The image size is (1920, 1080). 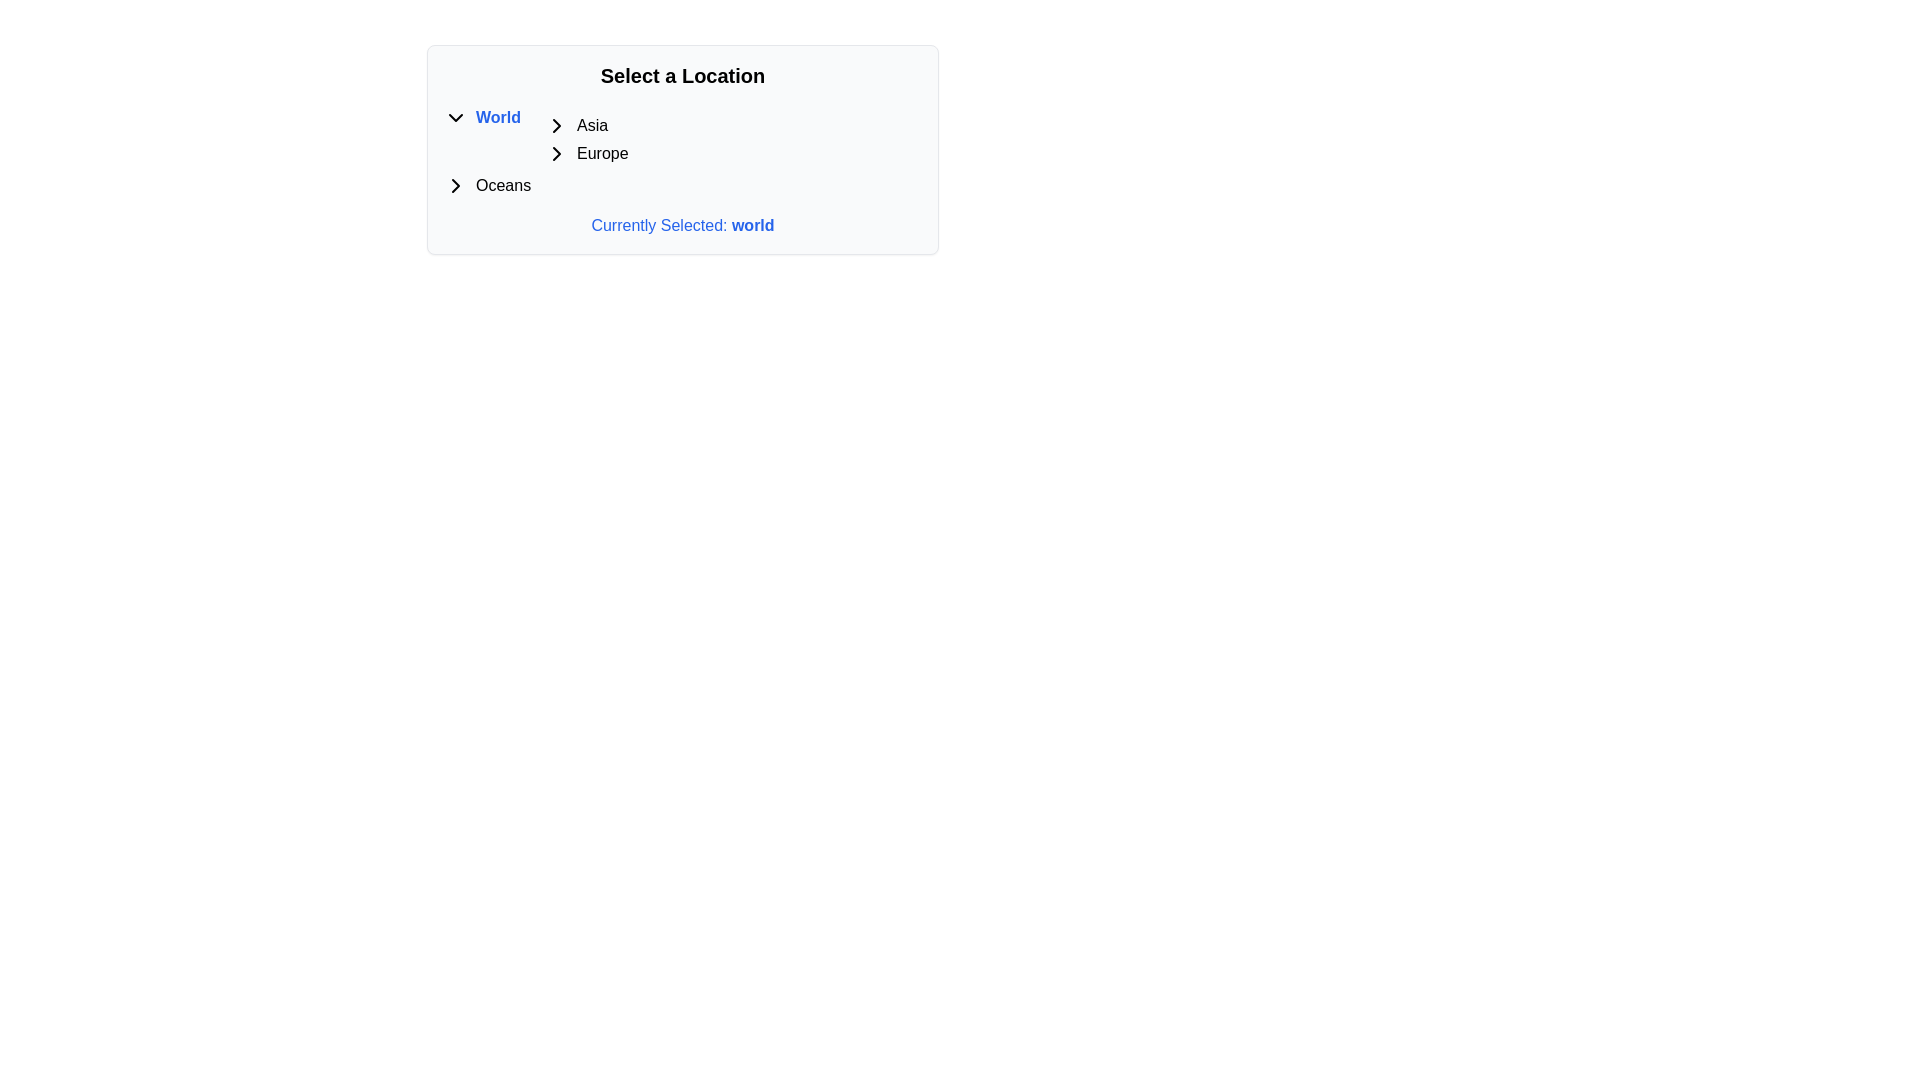 What do you see at coordinates (455, 118) in the screenshot?
I see `the button (dropdown trigger) located in the top-left region of the selection box, which precedes the text 'World'` at bounding box center [455, 118].